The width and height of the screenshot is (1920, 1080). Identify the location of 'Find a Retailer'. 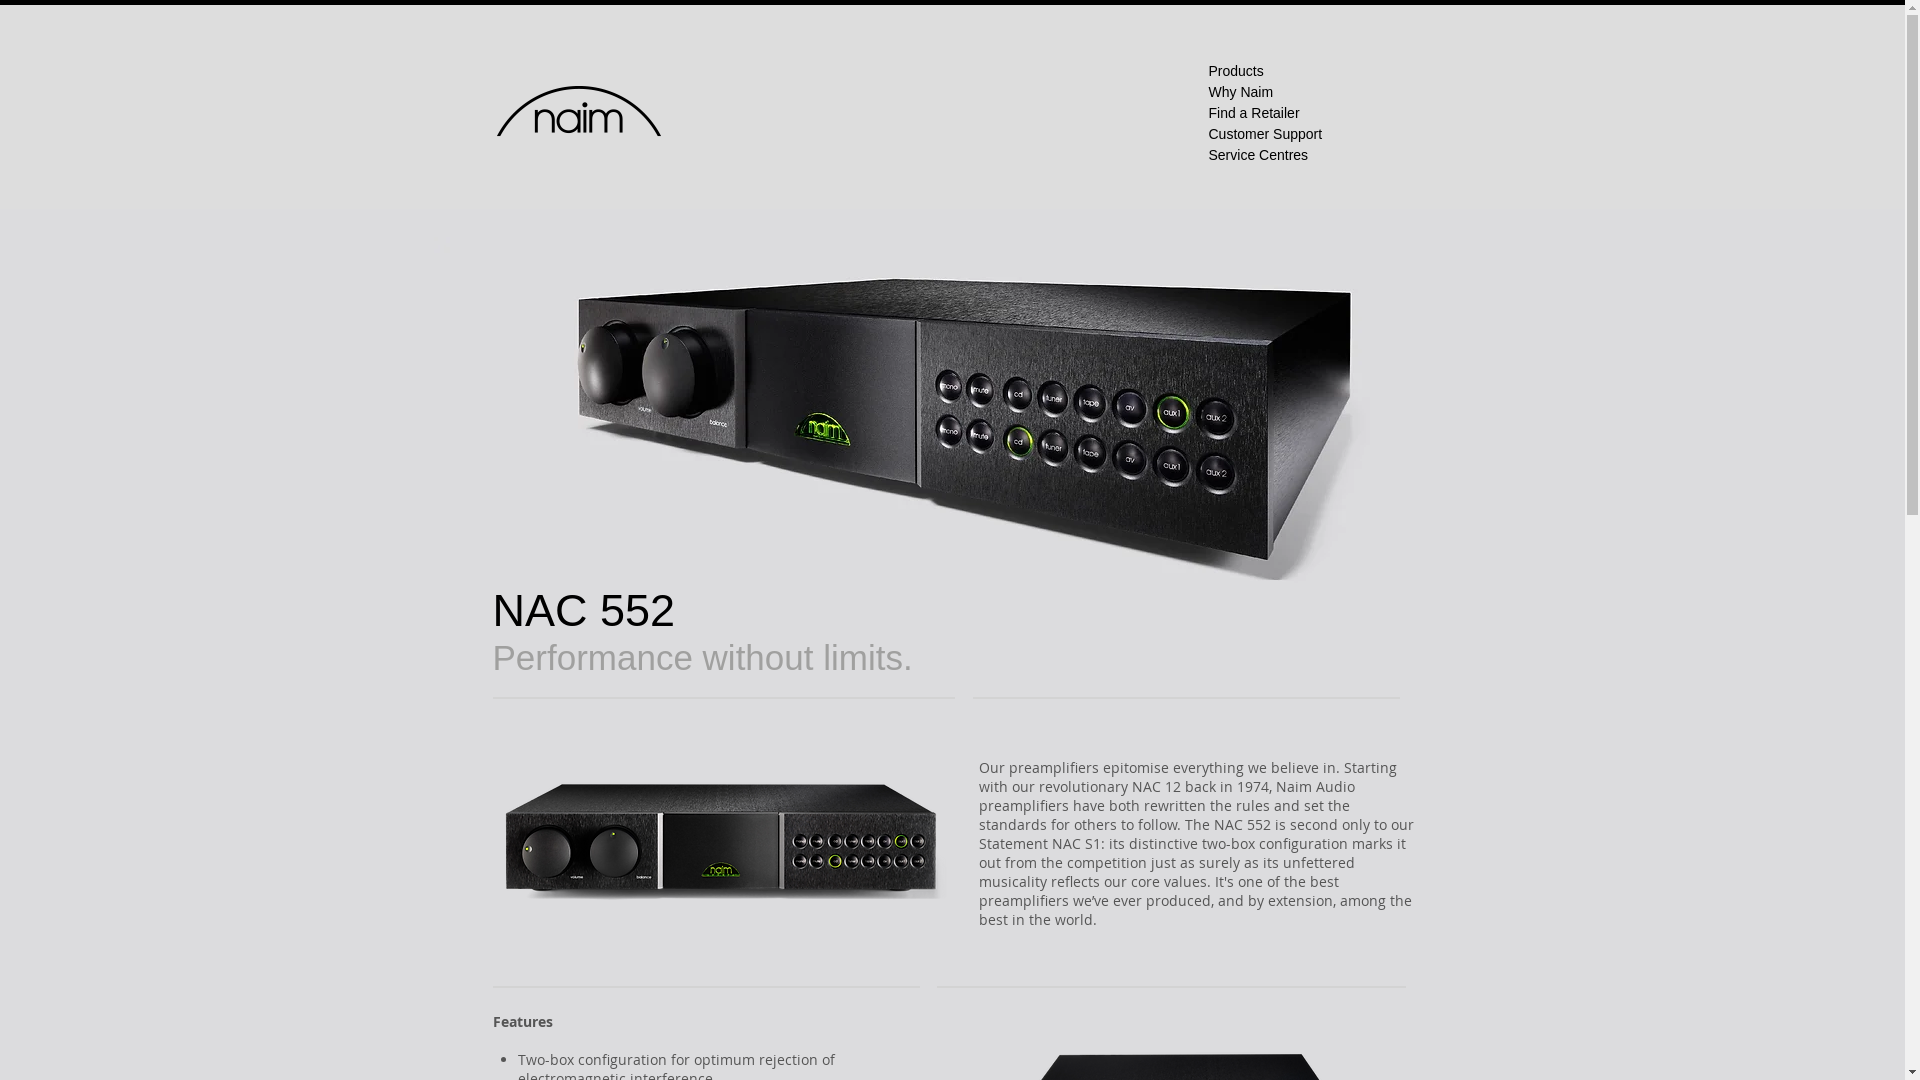
(1207, 112).